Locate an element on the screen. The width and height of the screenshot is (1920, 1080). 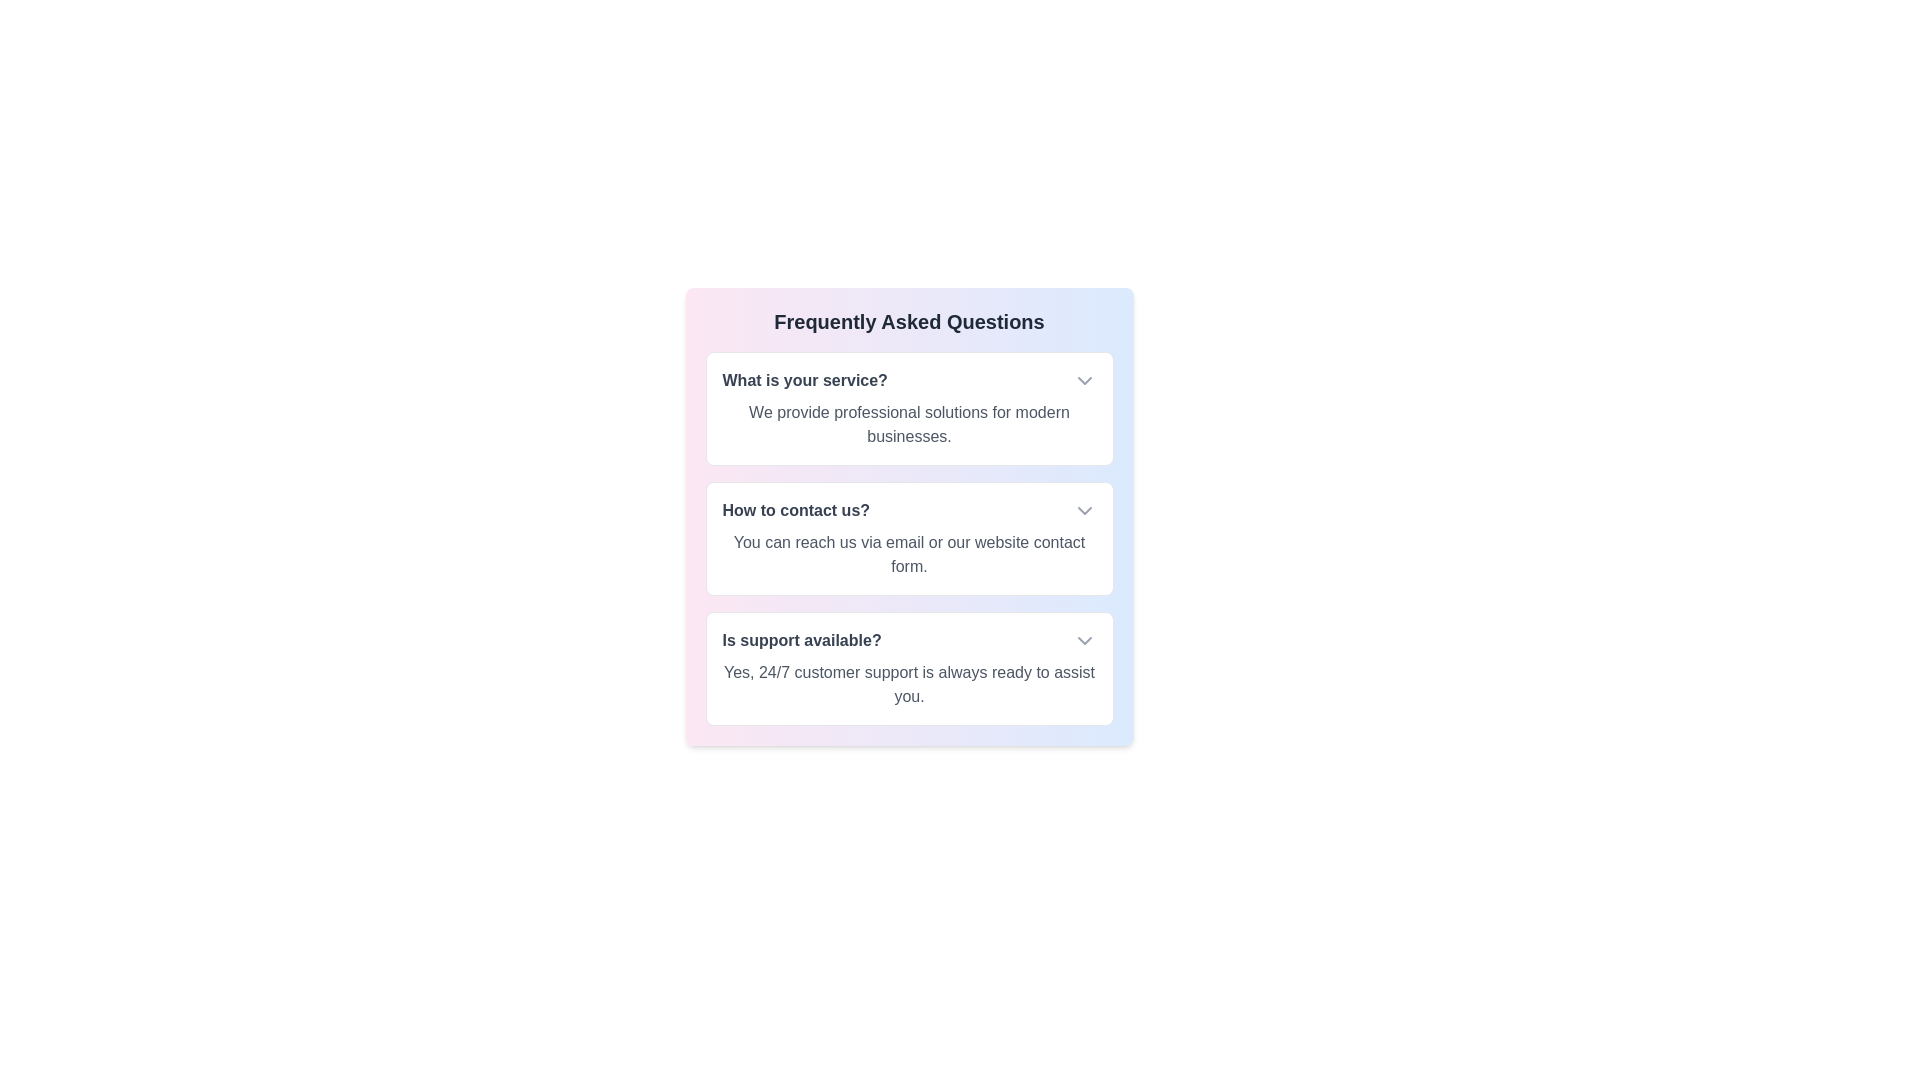
the dropdown icon to toggle the visibility of the answer for Is support available? is located at coordinates (1083, 640).